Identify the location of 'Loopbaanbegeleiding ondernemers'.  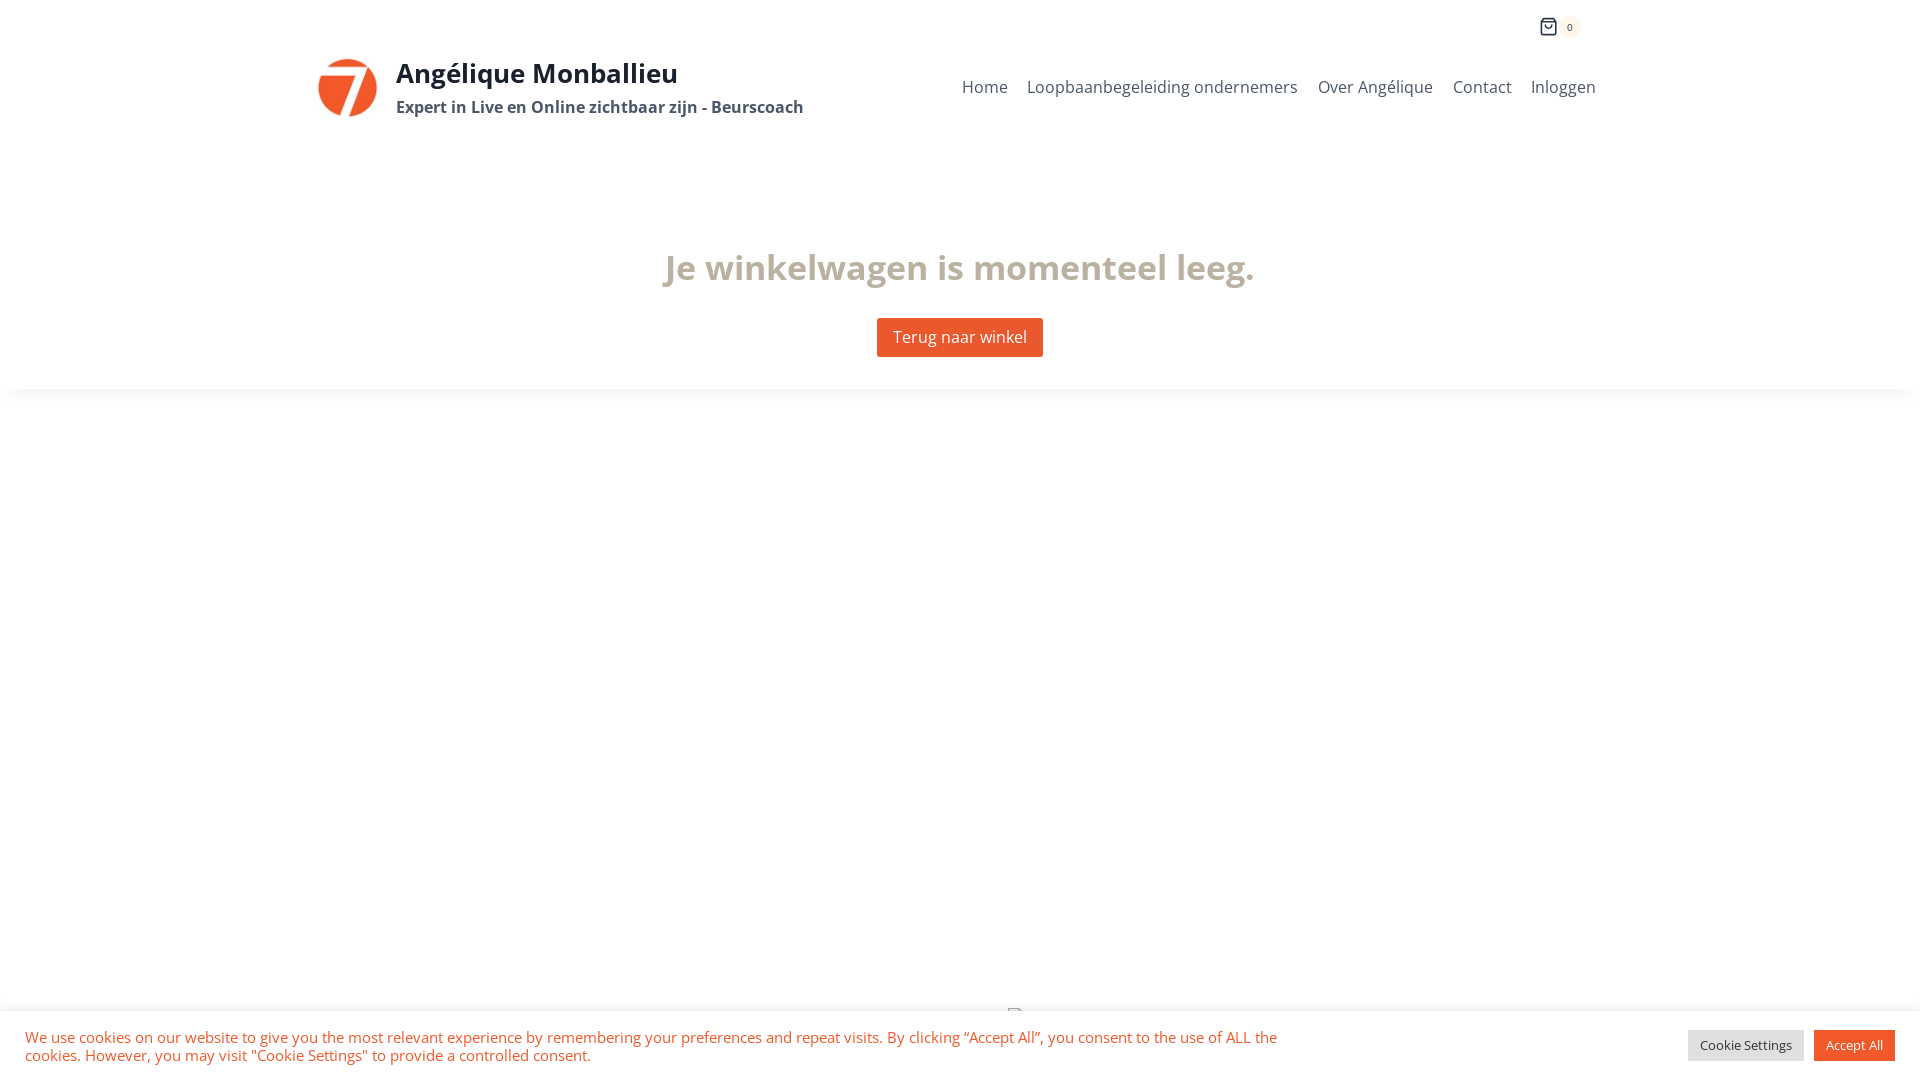
(1162, 86).